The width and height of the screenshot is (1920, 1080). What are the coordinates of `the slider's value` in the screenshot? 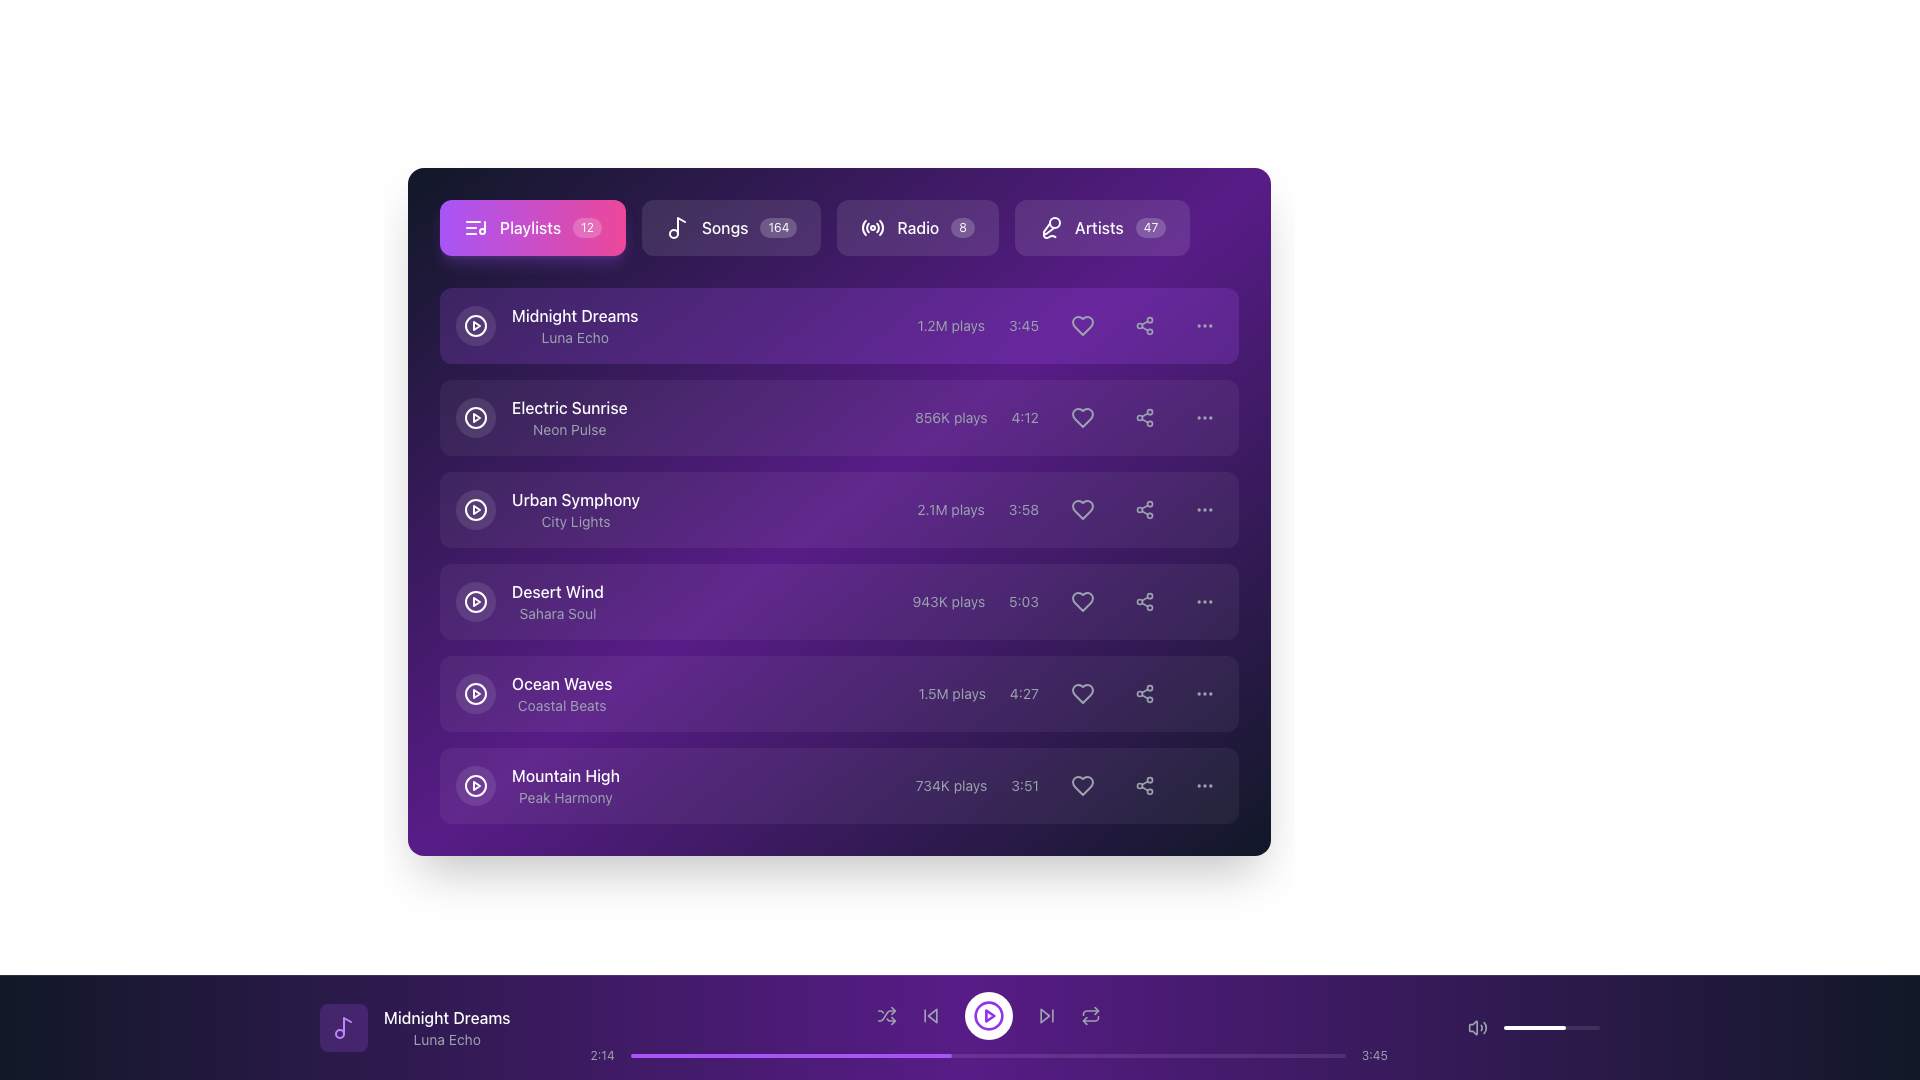 It's located at (1558, 1028).